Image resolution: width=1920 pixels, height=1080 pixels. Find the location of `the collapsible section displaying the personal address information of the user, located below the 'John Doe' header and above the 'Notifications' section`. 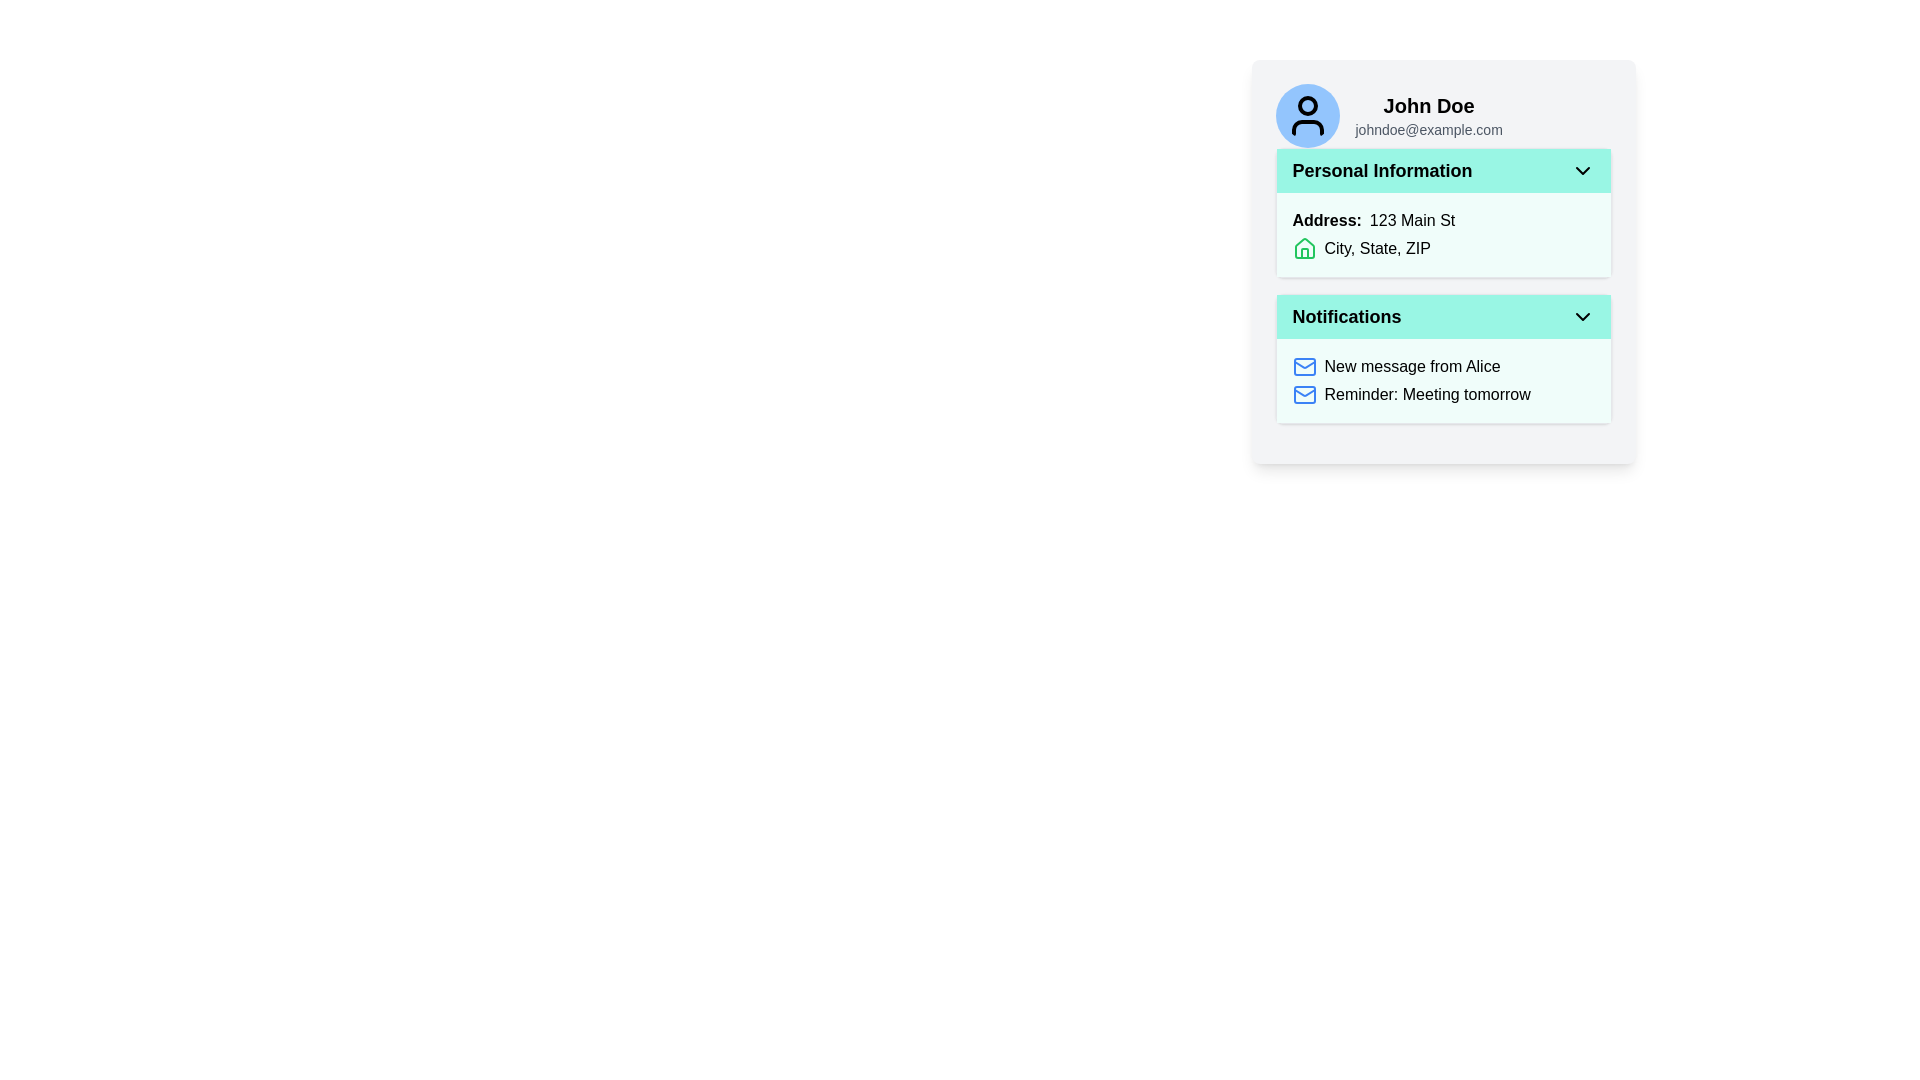

the collapsible section displaying the personal address information of the user, located below the 'John Doe' header and above the 'Notifications' section is located at coordinates (1443, 212).